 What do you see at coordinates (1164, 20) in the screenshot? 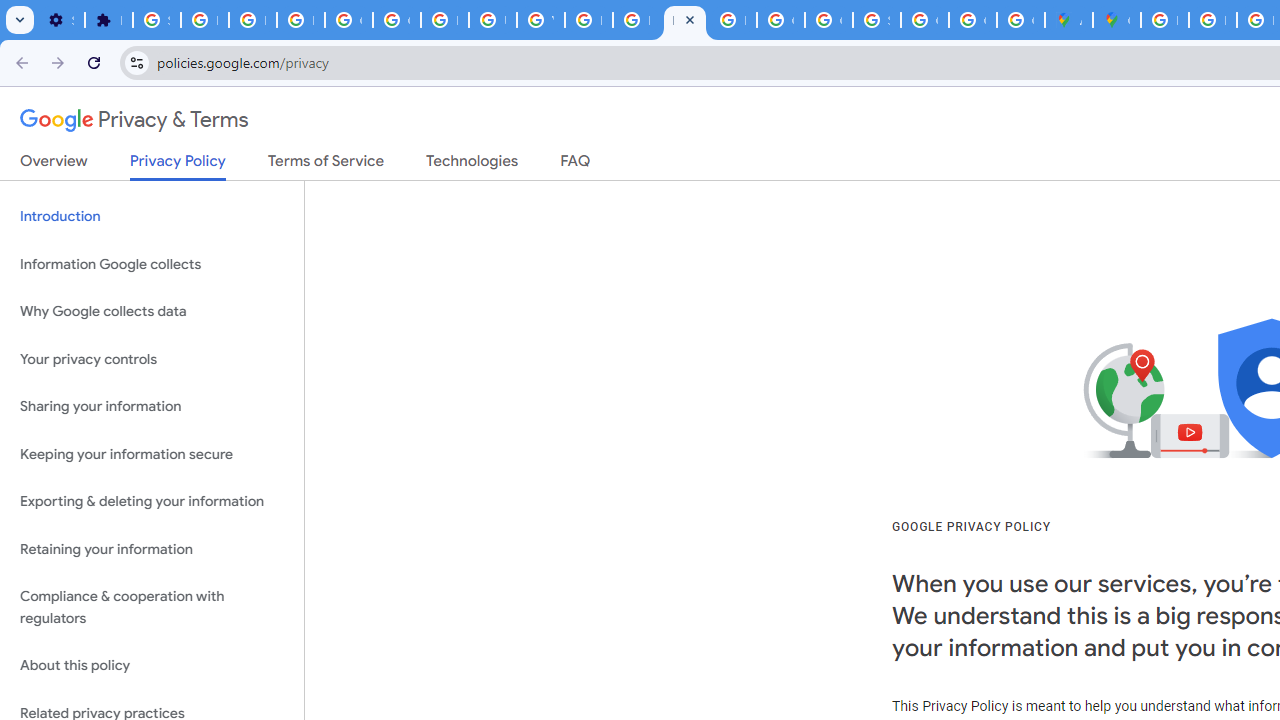
I see `'Policy Accountability and Transparency - Transparency Center'` at bounding box center [1164, 20].